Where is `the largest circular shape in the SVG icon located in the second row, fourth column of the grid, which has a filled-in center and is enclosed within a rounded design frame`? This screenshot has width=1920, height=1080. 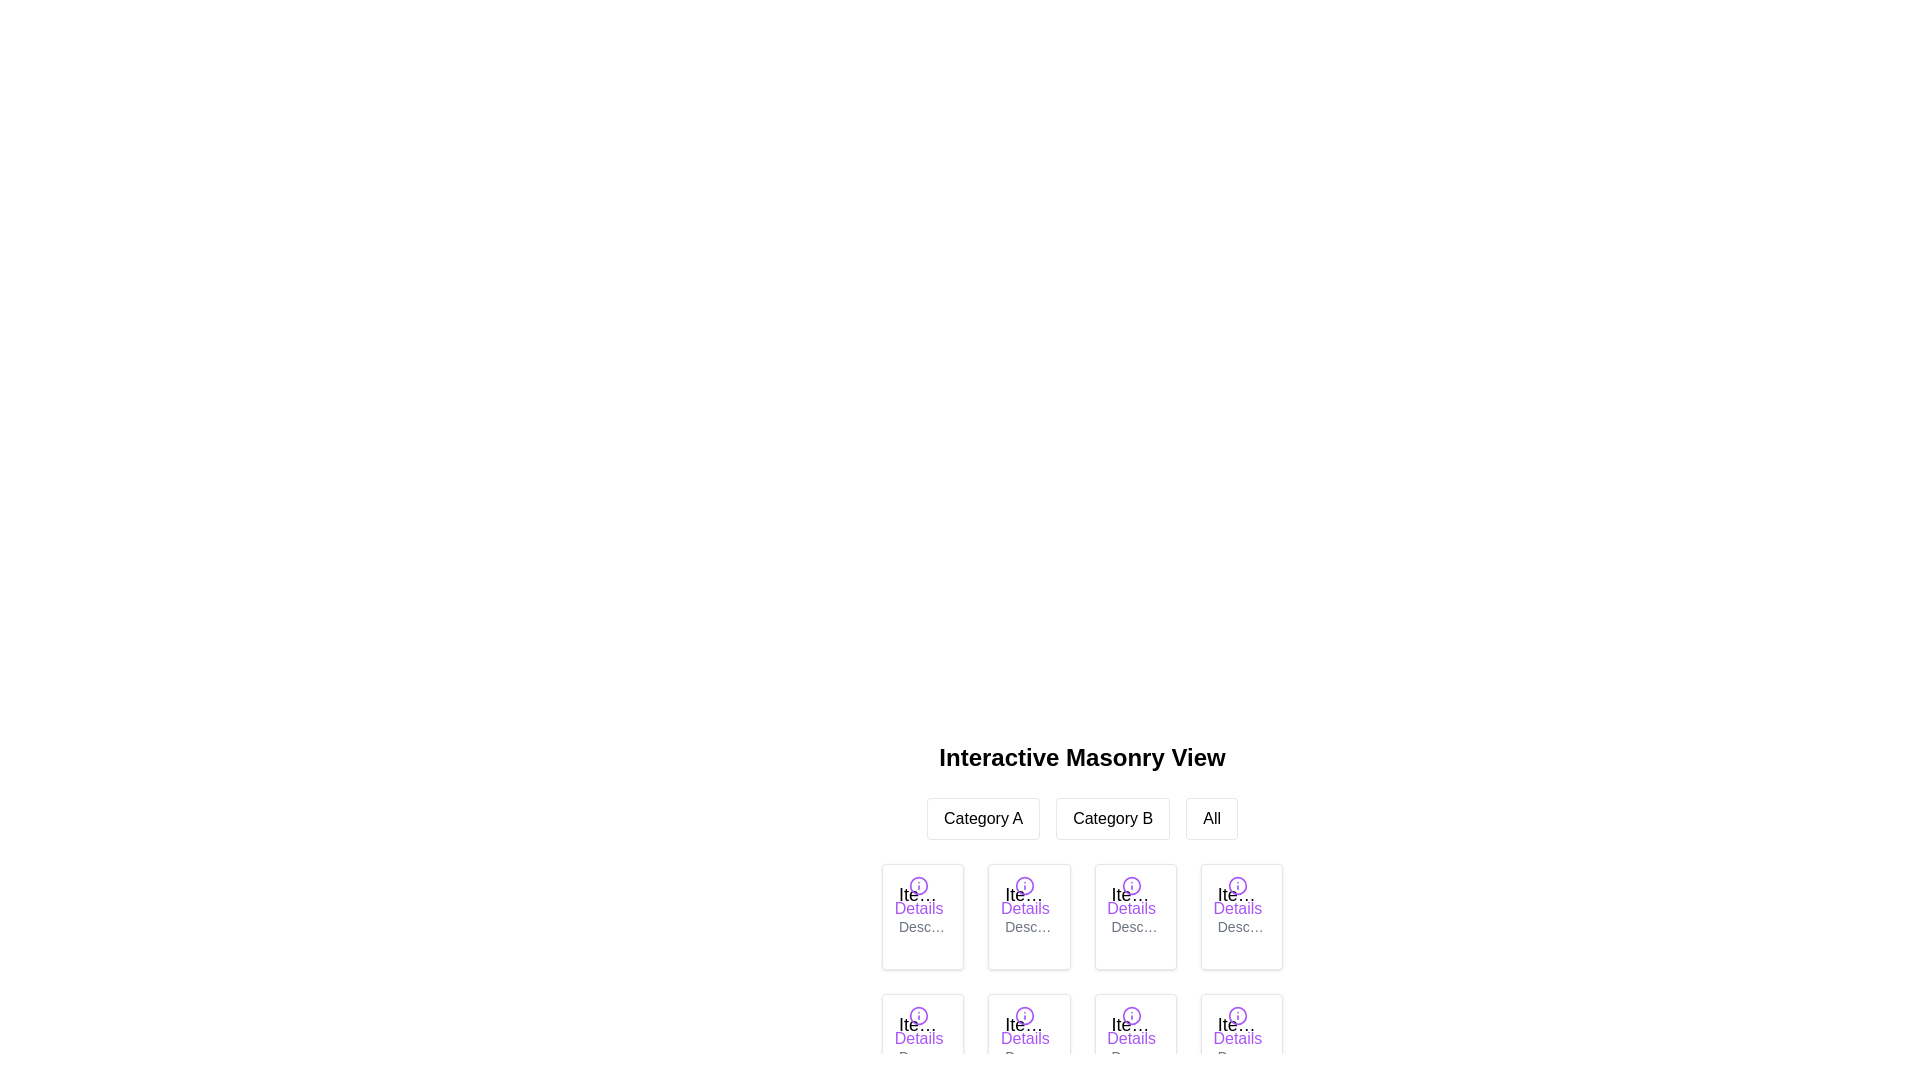
the largest circular shape in the SVG icon located in the second row, fourth column of the grid, which has a filled-in center and is enclosed within a rounded design frame is located at coordinates (1025, 1015).